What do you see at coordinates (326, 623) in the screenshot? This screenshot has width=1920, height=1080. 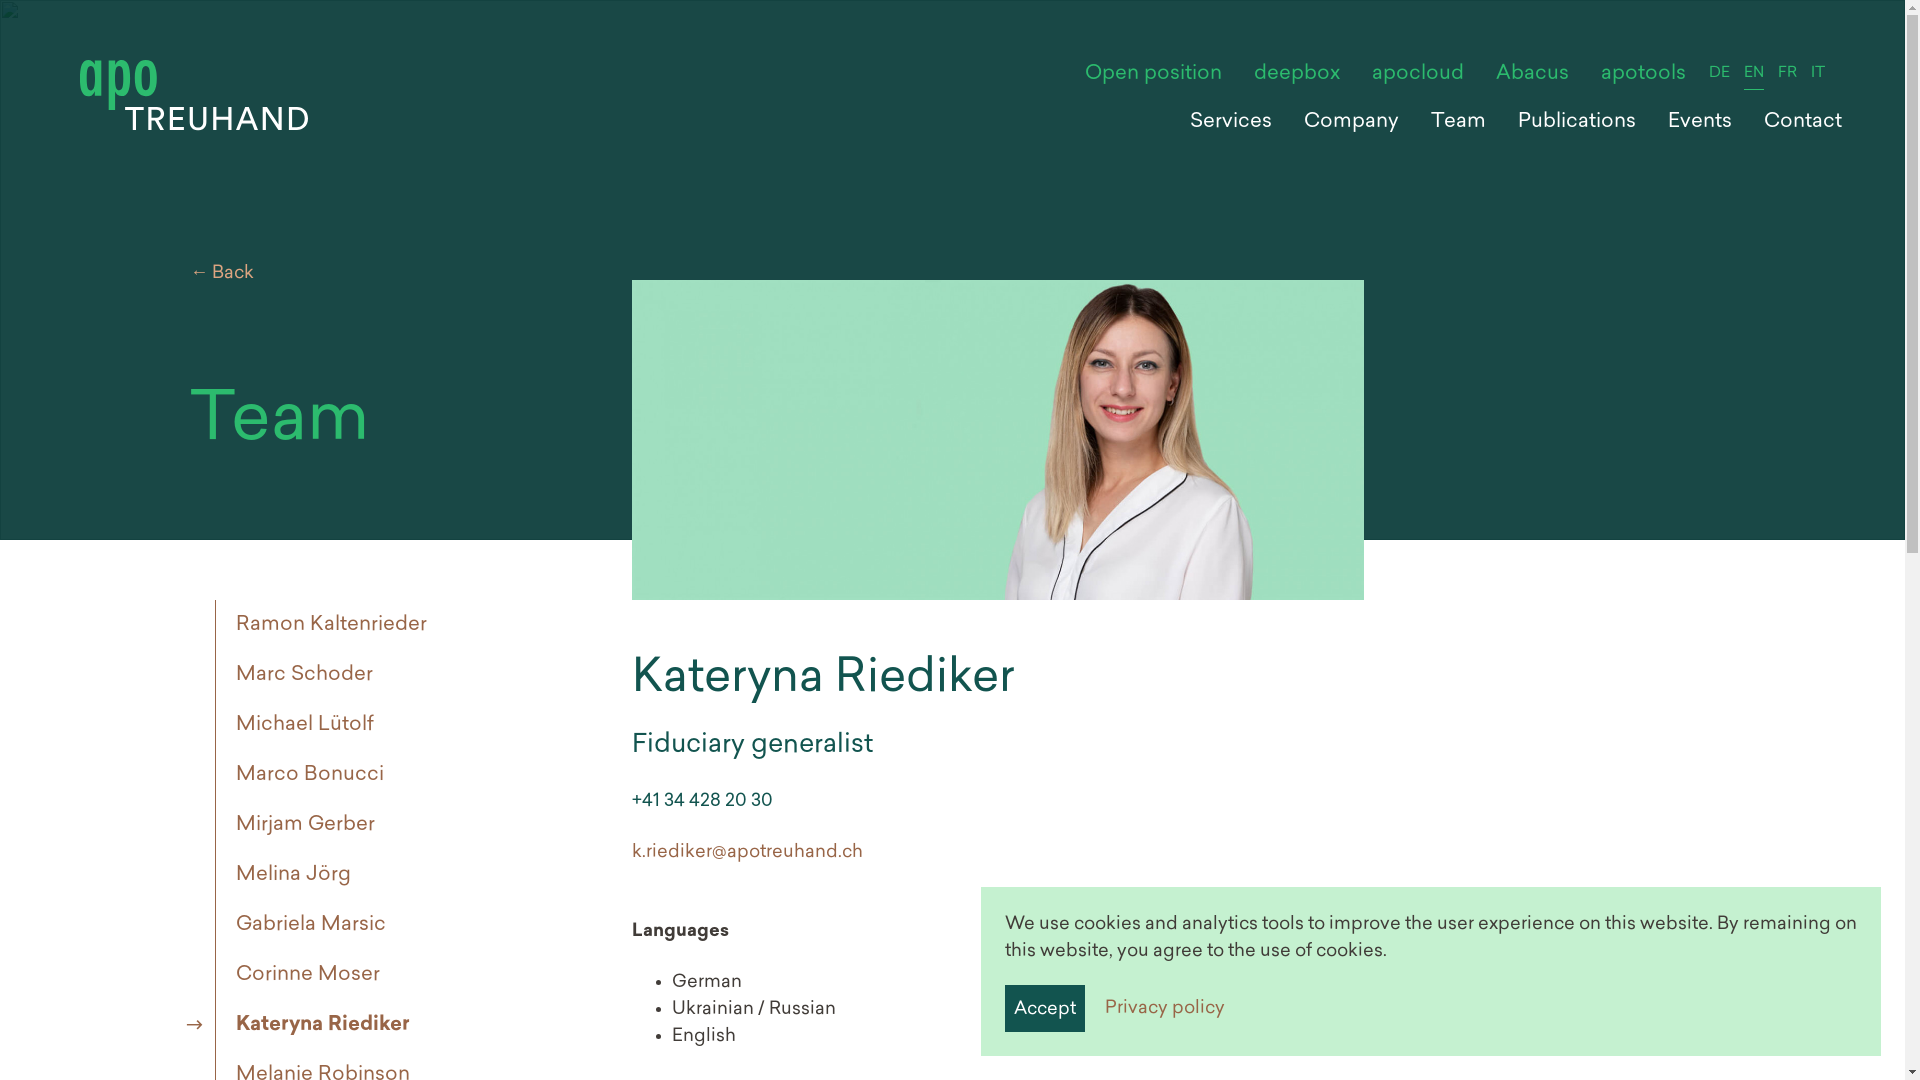 I see `'Ramon Kaltenrieder'` at bounding box center [326, 623].